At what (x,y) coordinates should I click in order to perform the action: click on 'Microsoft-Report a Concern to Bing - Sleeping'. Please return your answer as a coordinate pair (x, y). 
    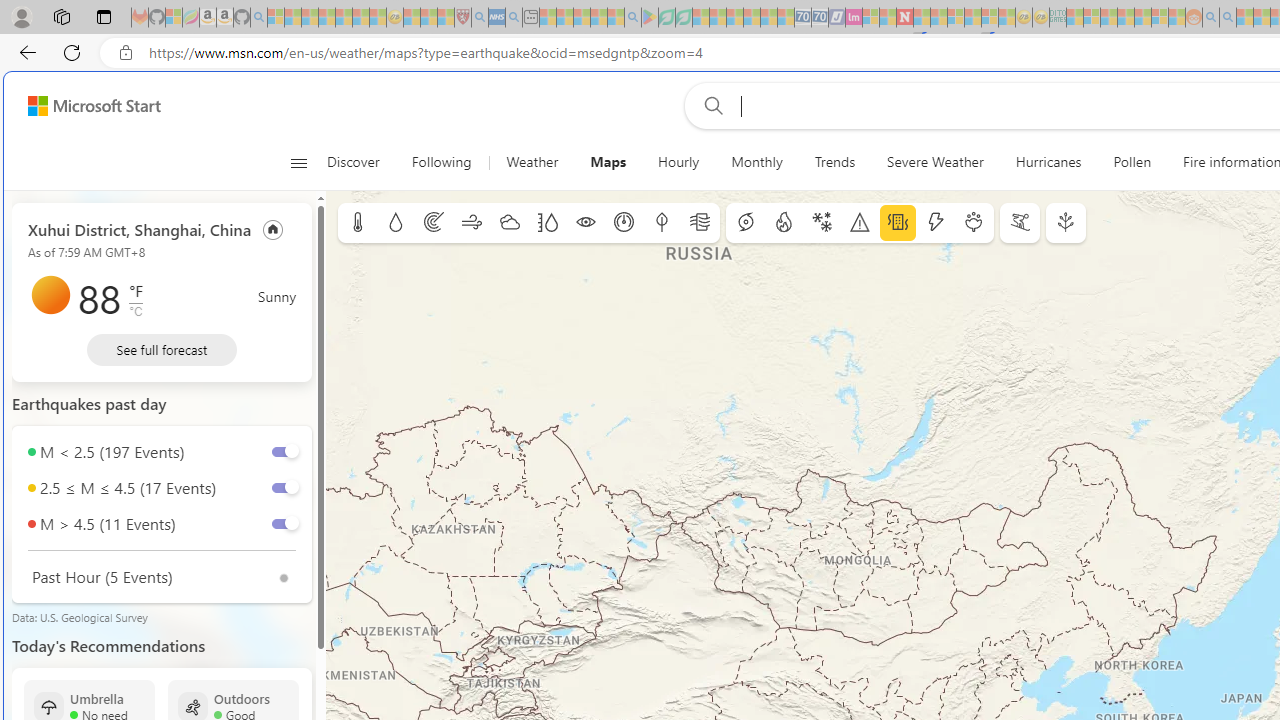
    Looking at the image, I should click on (174, 17).